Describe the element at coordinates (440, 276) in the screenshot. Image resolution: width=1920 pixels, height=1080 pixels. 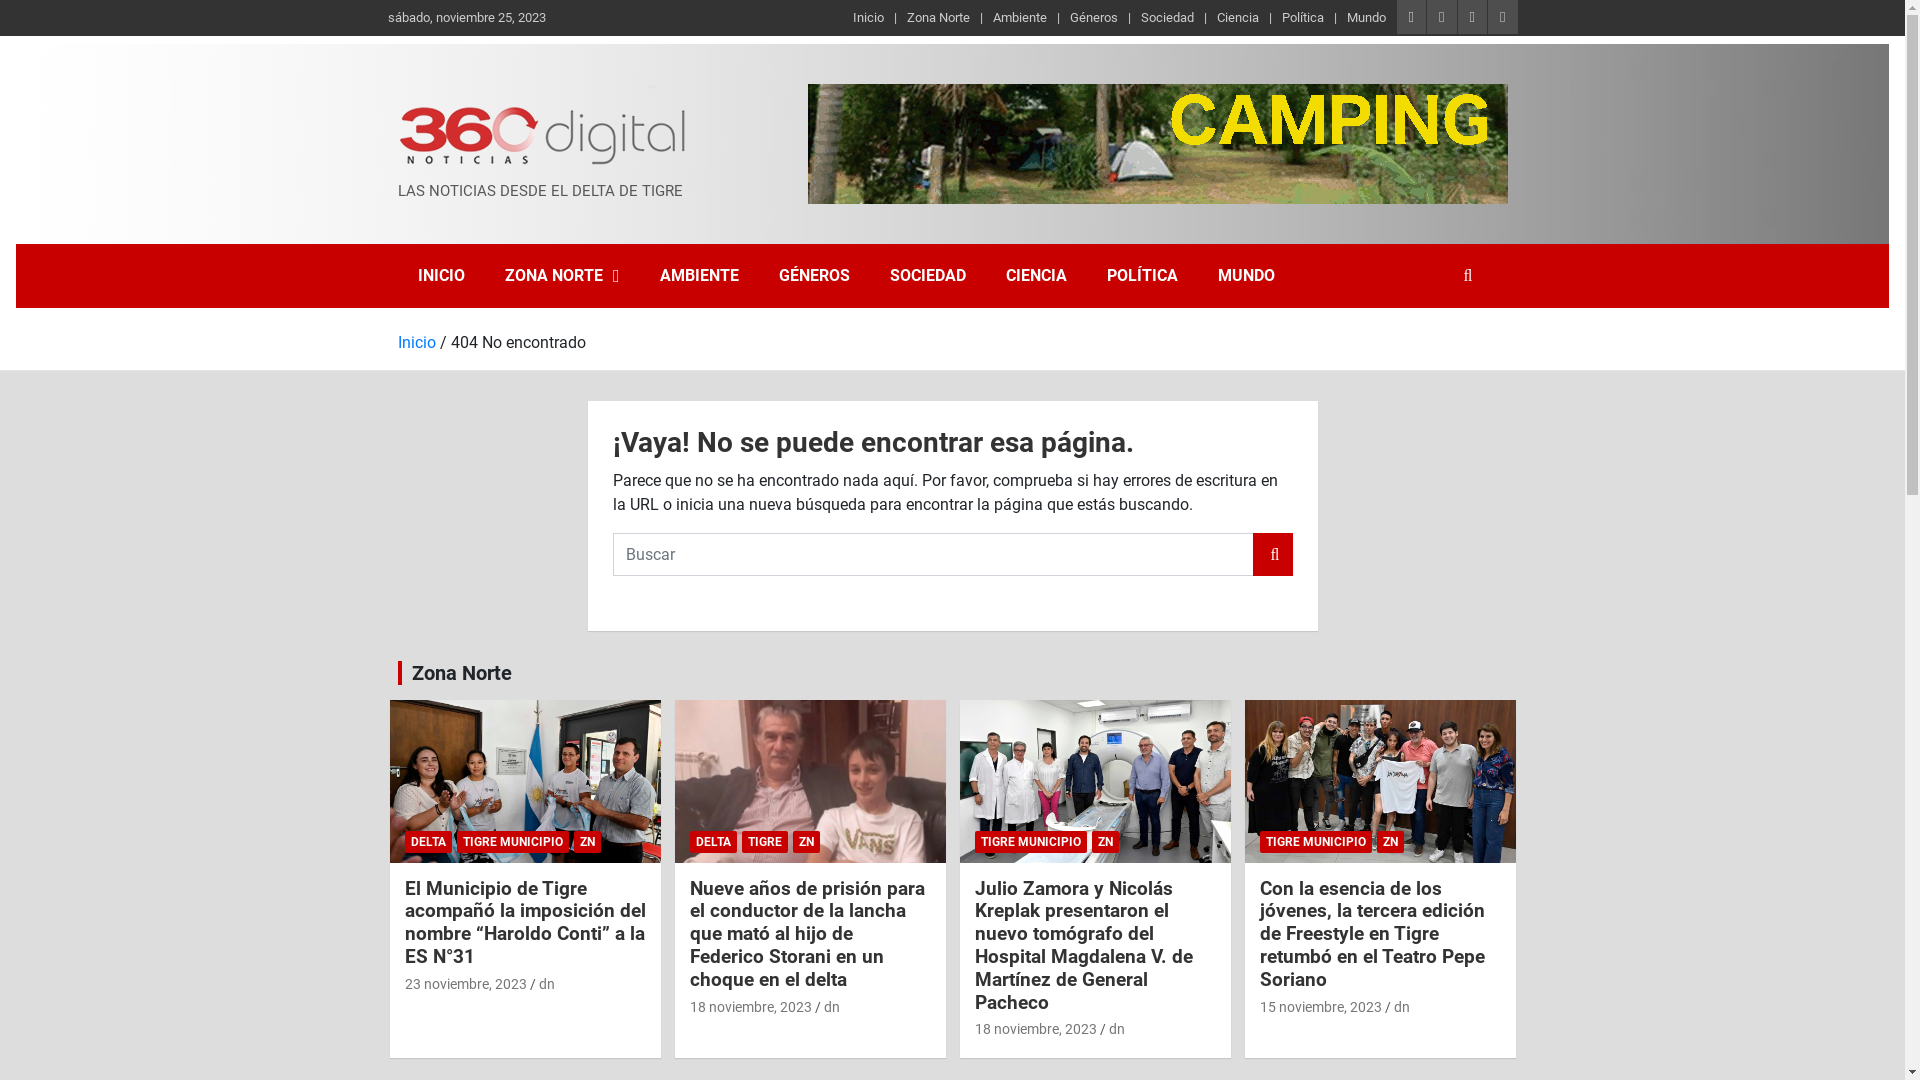
I see `'INICIO'` at that location.